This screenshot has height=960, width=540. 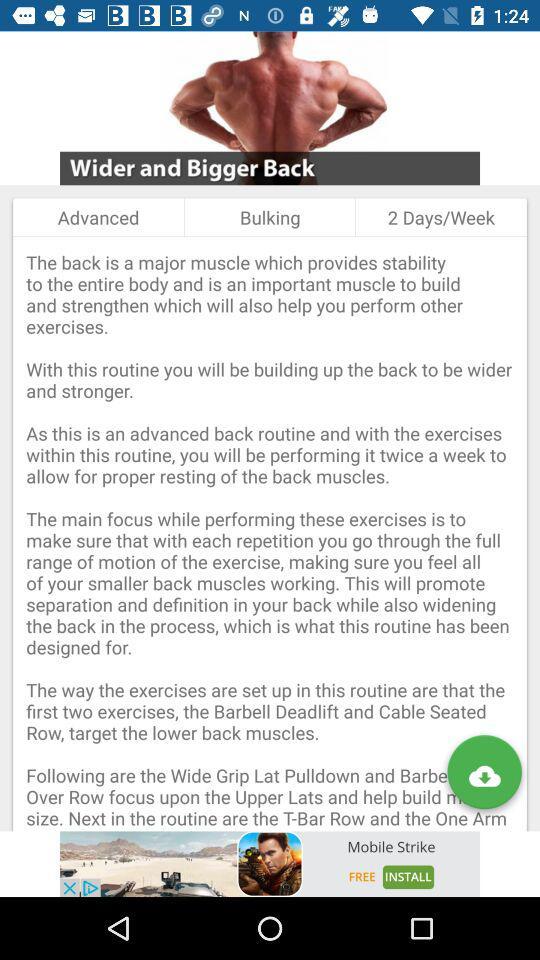 What do you see at coordinates (270, 217) in the screenshot?
I see `item to the left of the 2 days/week item` at bounding box center [270, 217].